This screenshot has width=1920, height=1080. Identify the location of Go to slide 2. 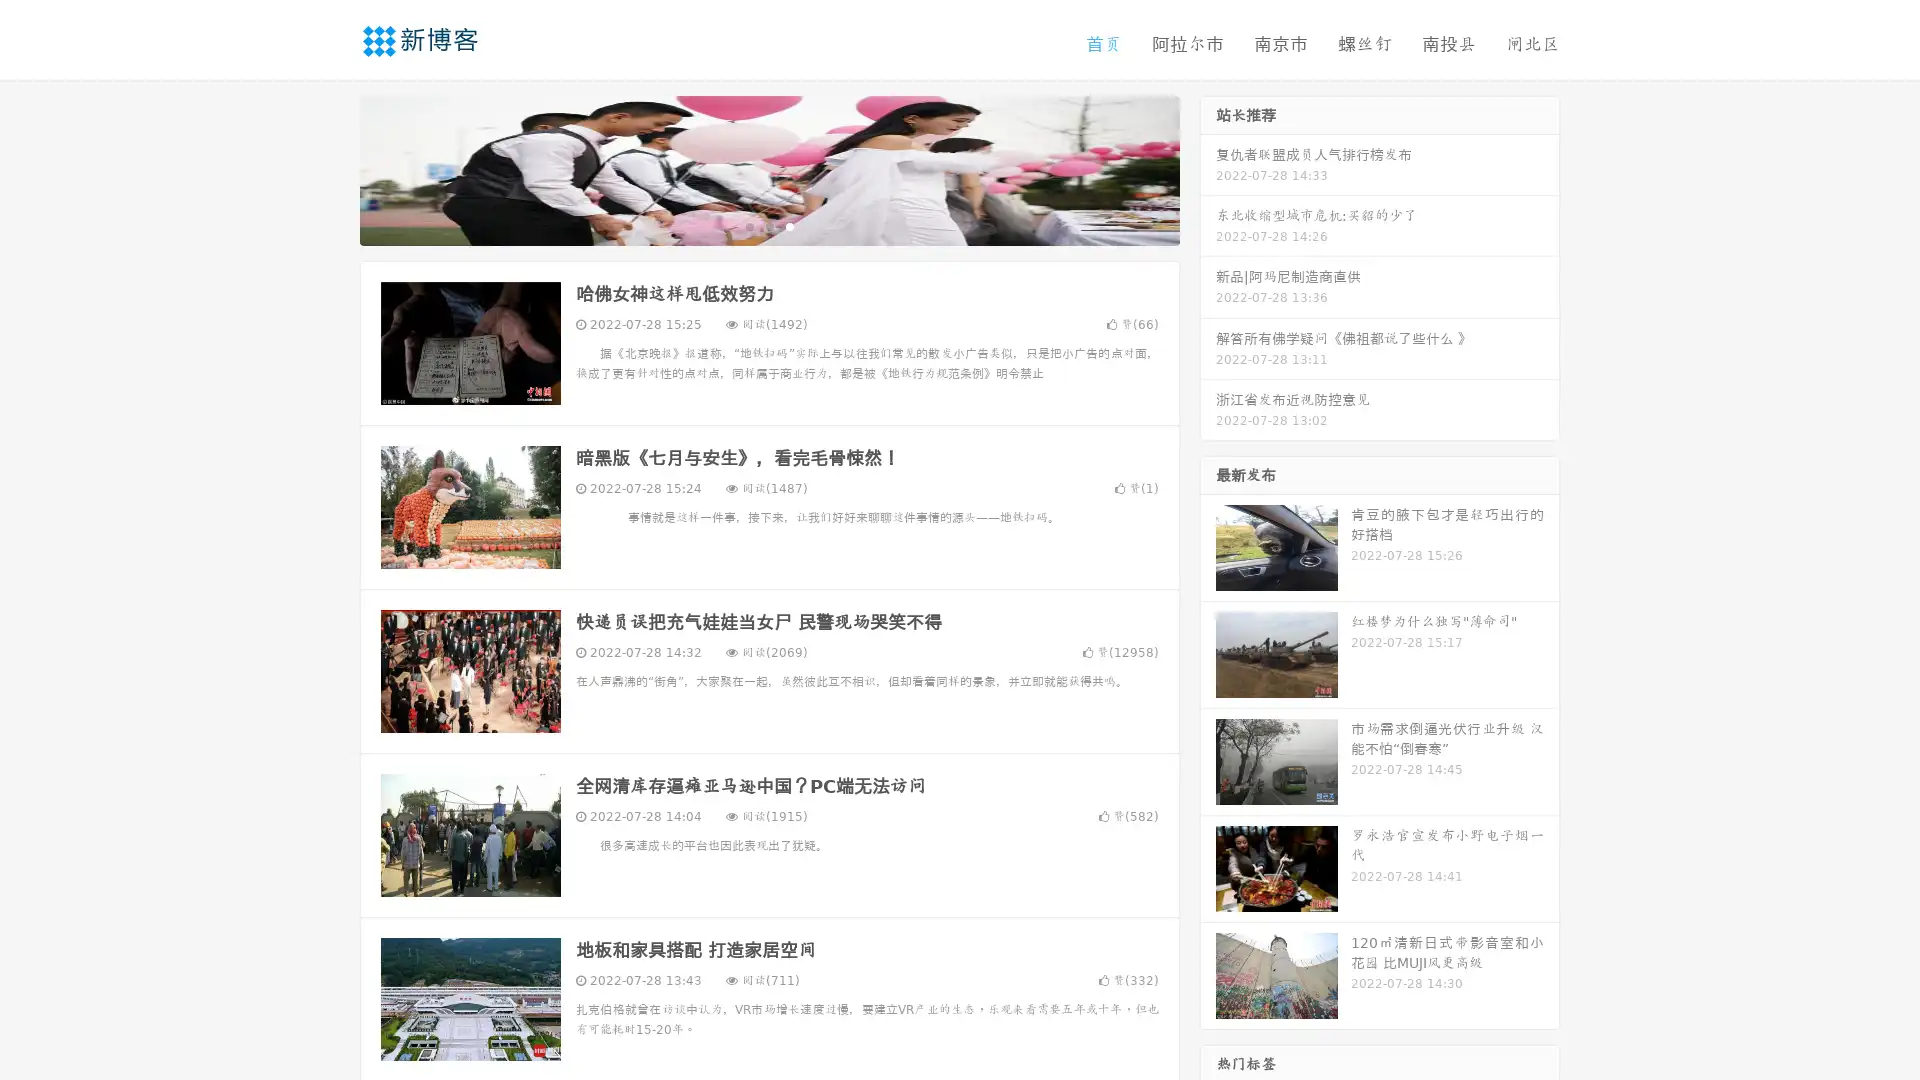
(768, 225).